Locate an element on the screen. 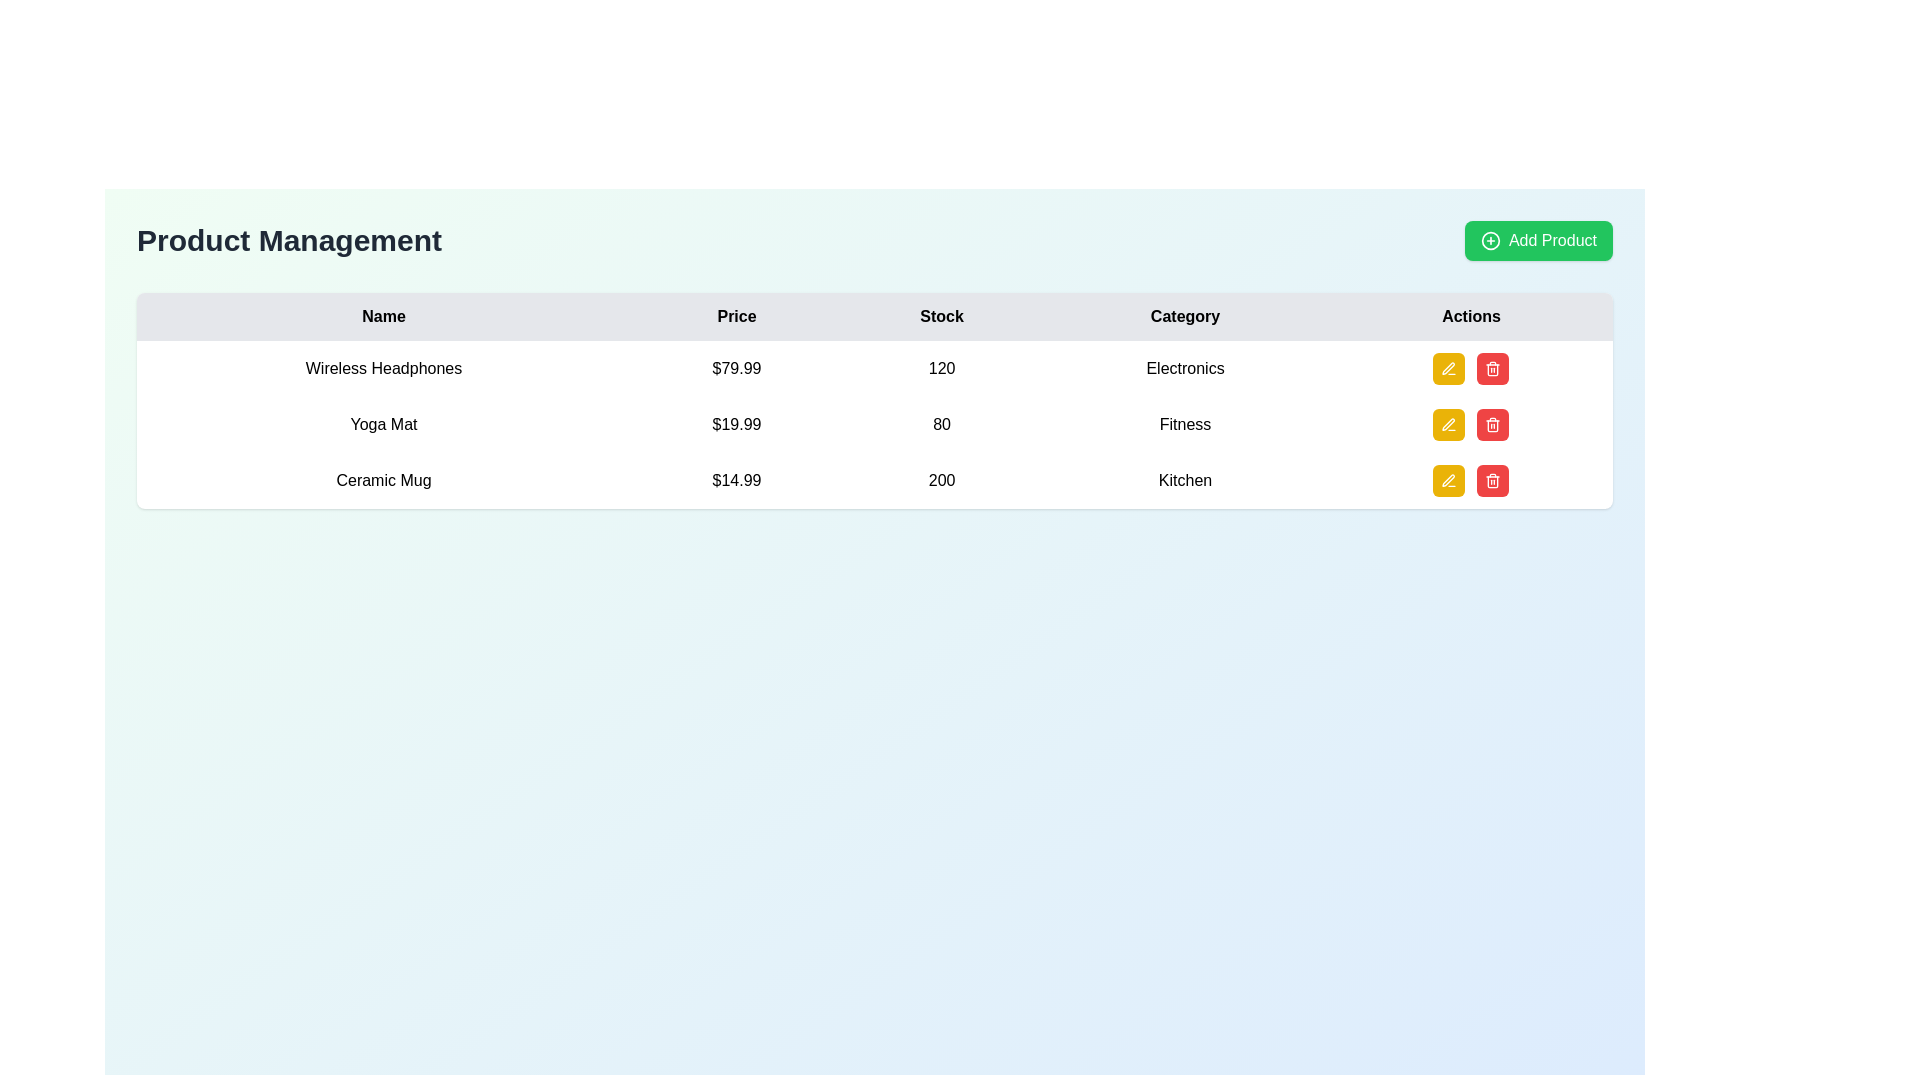 This screenshot has height=1080, width=1920. and copy the text from the third cell of the table row for 'Wireless Headphones', which displays the stock count is located at coordinates (941, 369).